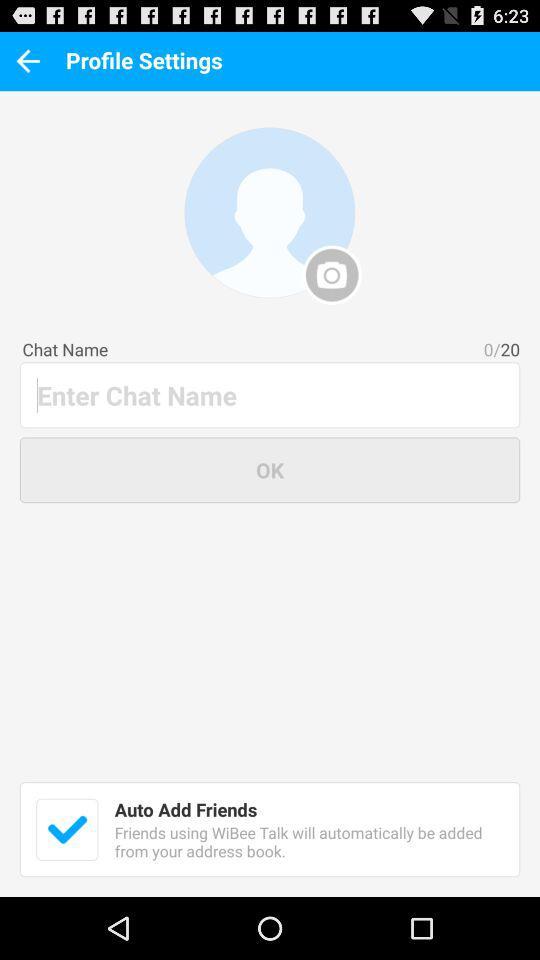 Image resolution: width=540 pixels, height=960 pixels. Describe the element at coordinates (67, 829) in the screenshot. I see `tick option` at that location.